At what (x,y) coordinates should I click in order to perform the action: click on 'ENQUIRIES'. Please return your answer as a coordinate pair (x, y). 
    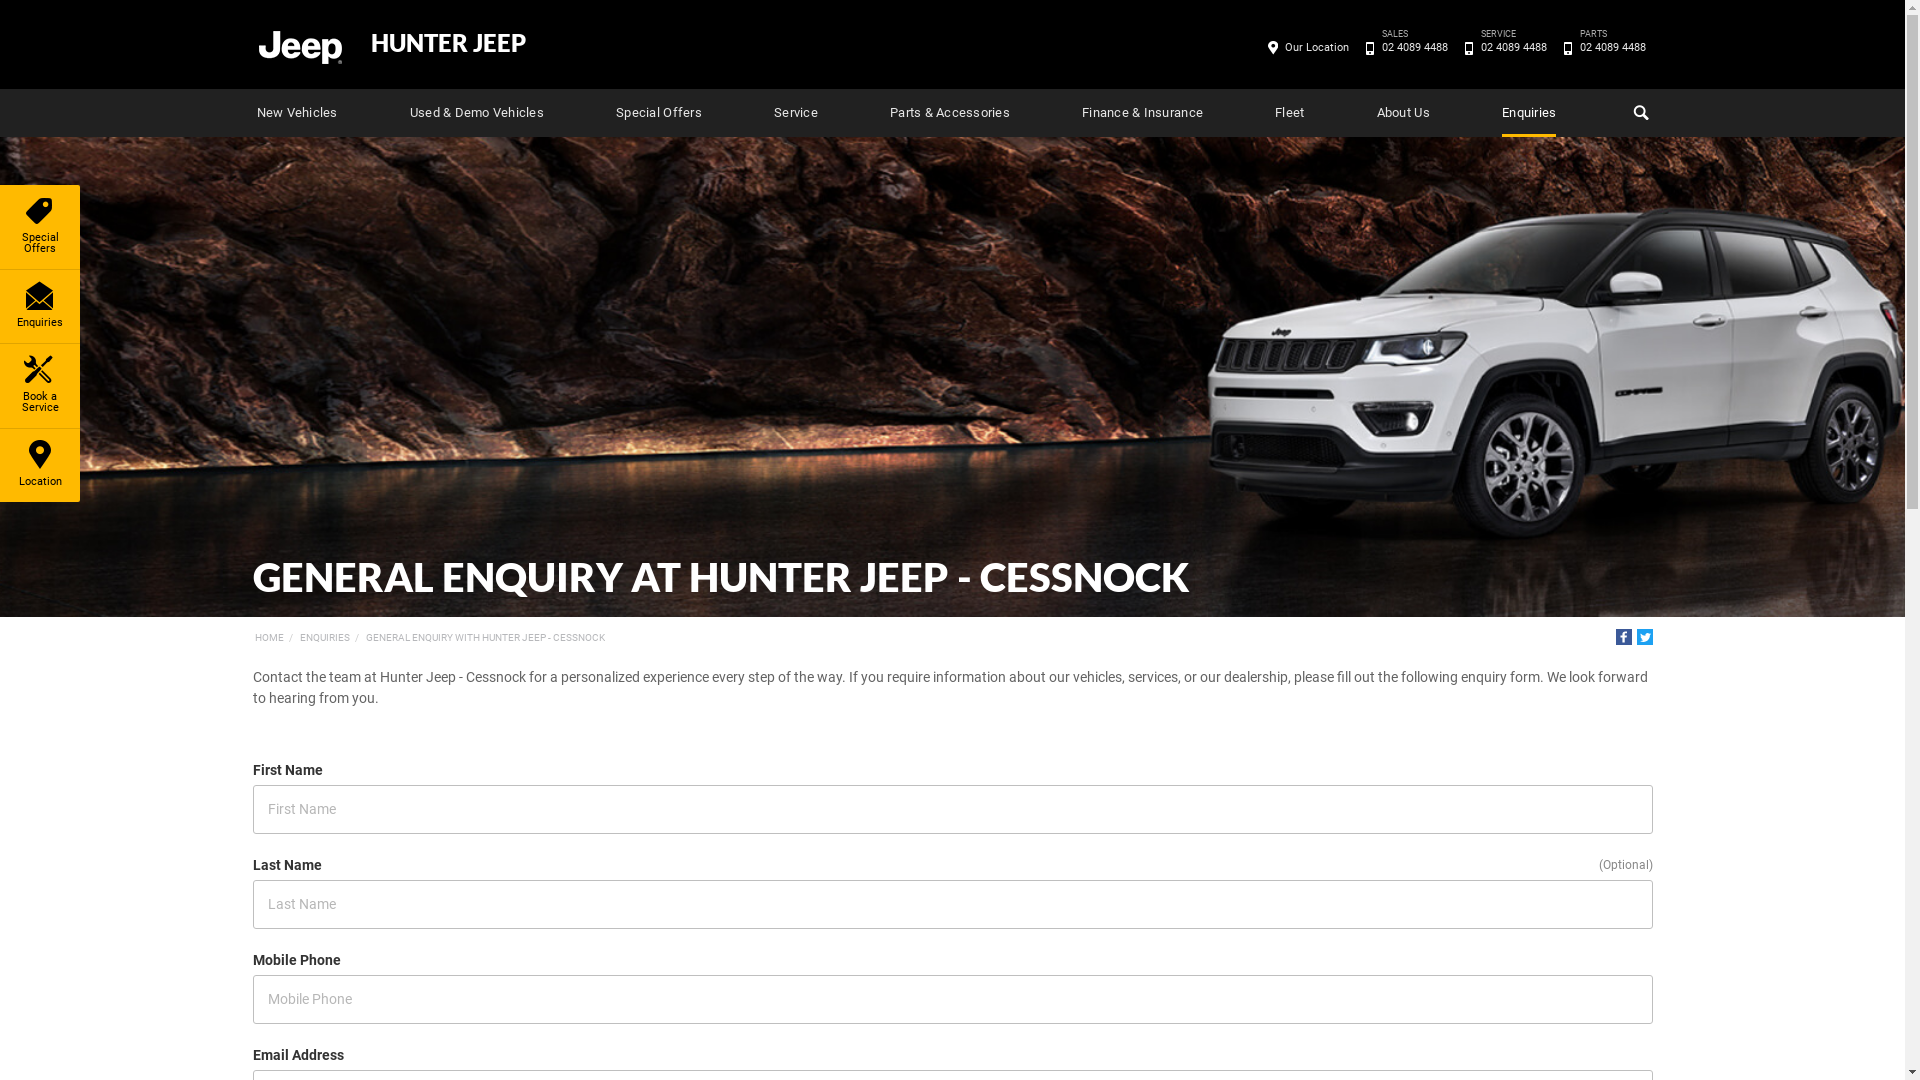
    Looking at the image, I should click on (325, 637).